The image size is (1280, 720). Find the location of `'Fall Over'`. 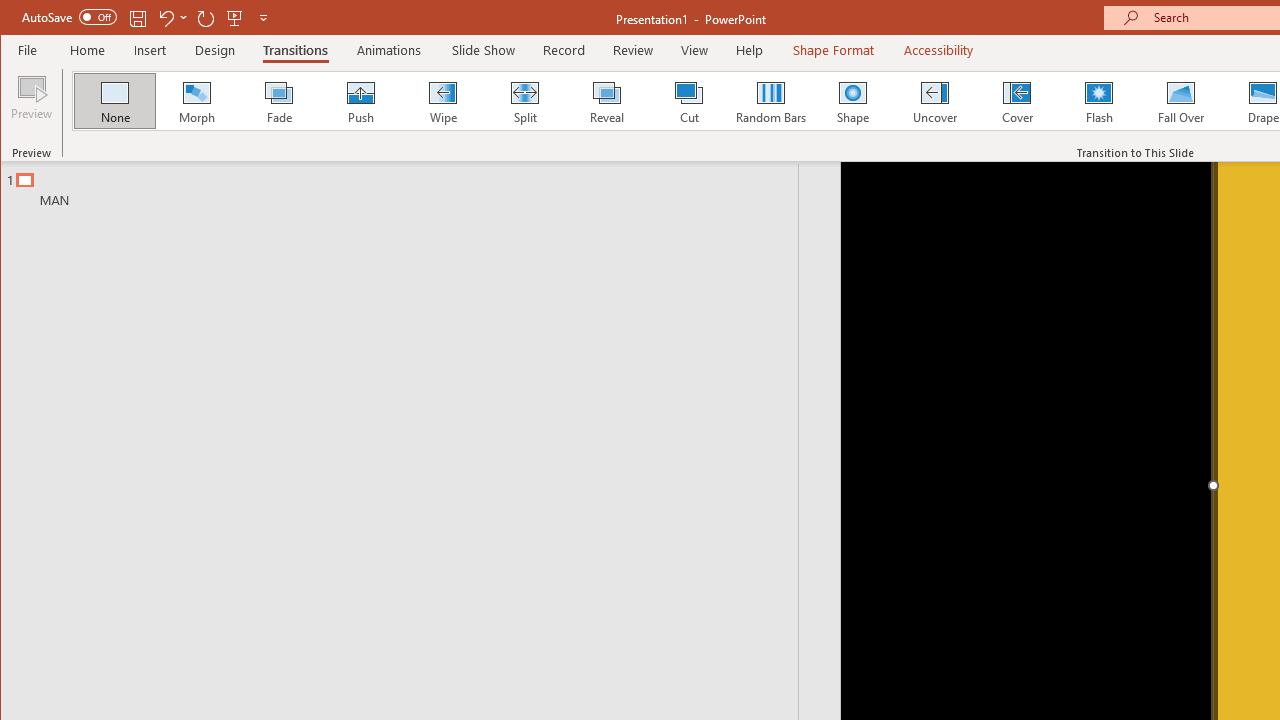

'Fall Over' is located at coordinates (1181, 100).